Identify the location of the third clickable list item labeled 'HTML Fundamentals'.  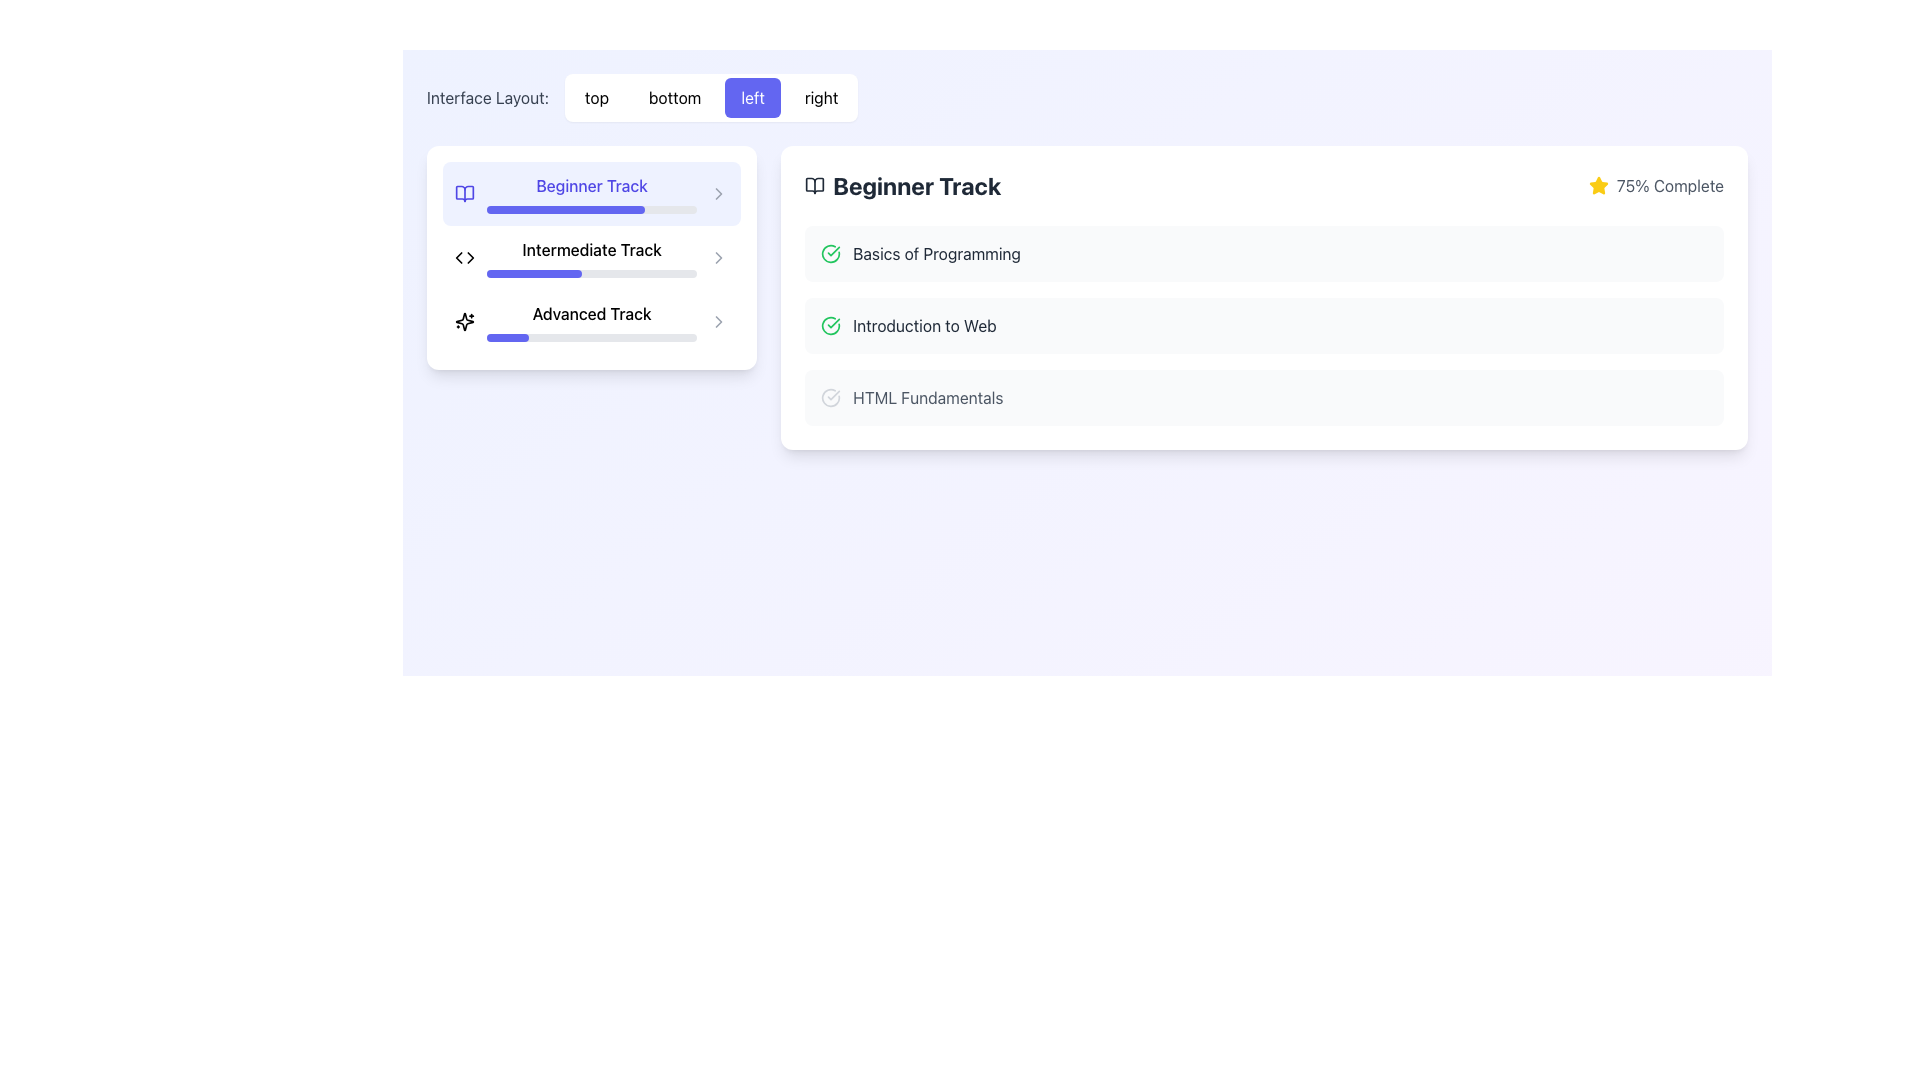
(1263, 397).